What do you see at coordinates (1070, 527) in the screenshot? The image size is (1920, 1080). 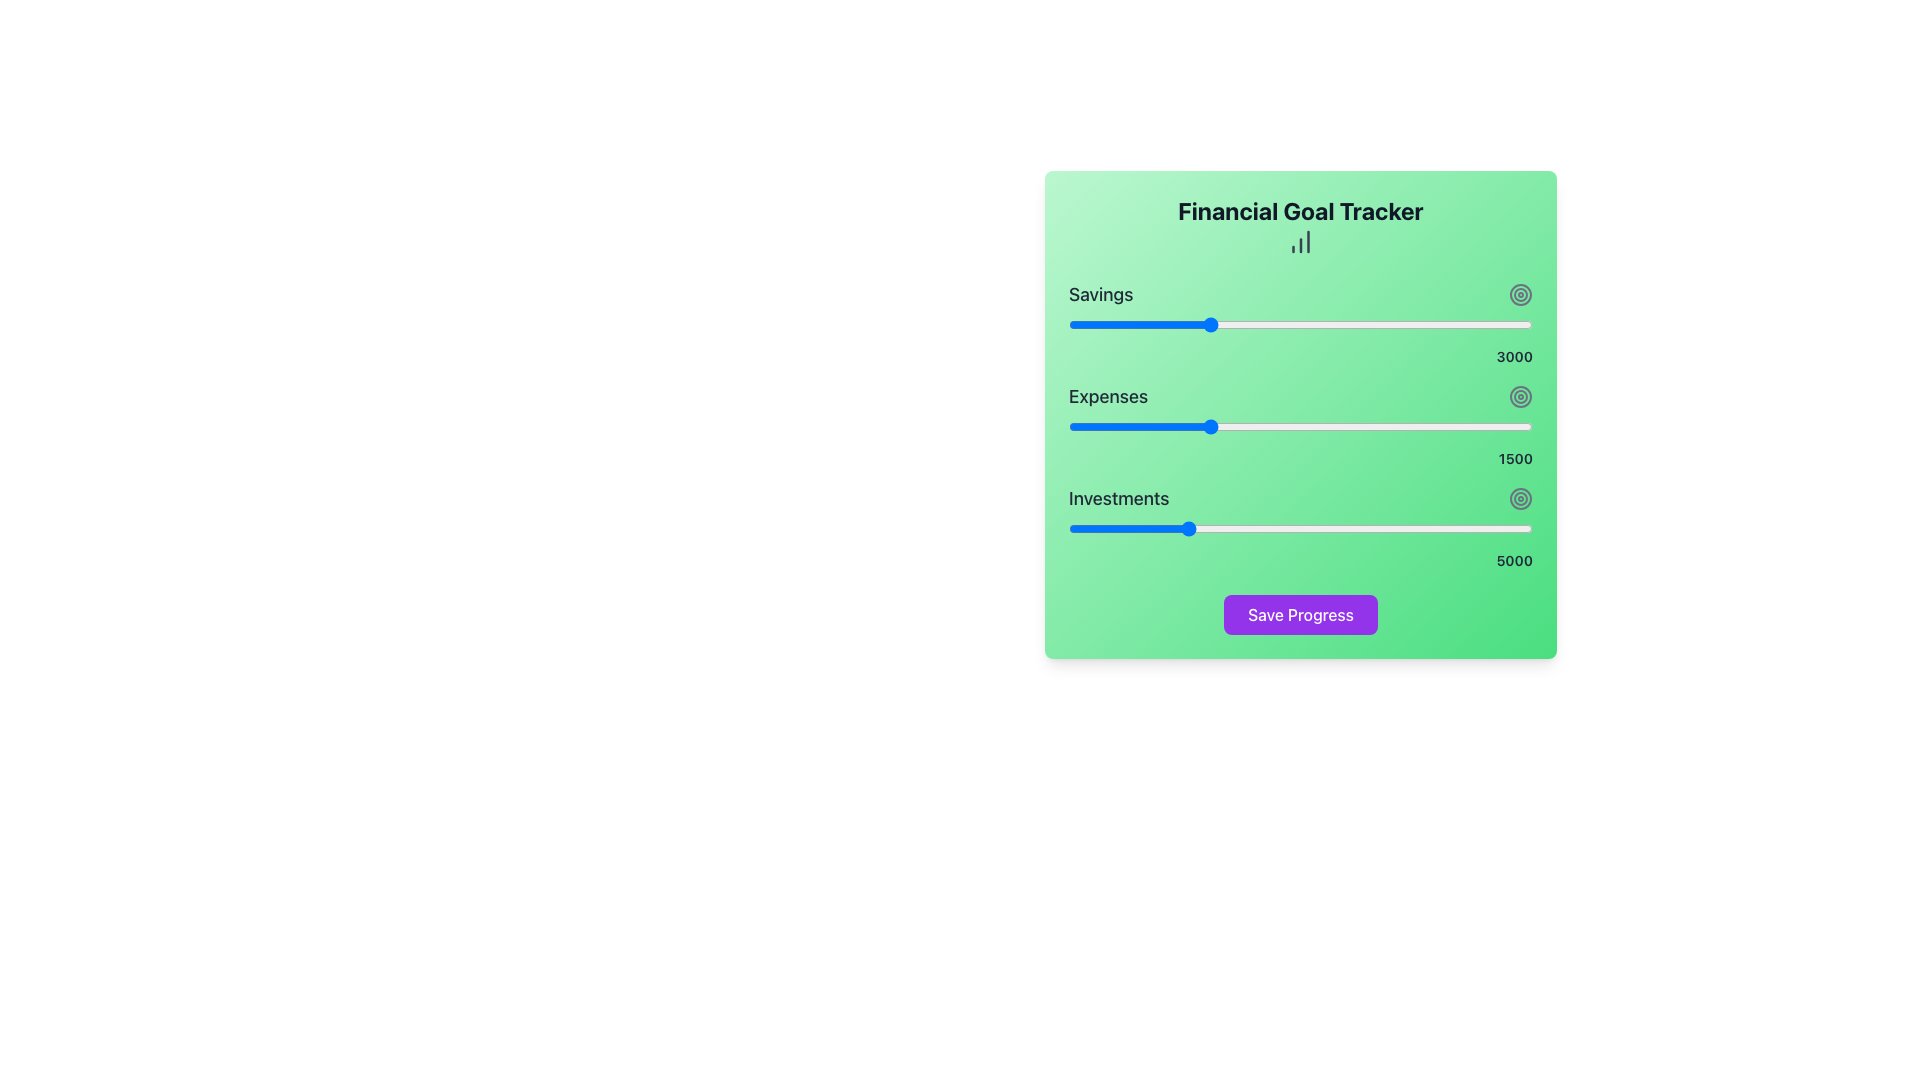 I see `the investment goal` at bounding box center [1070, 527].